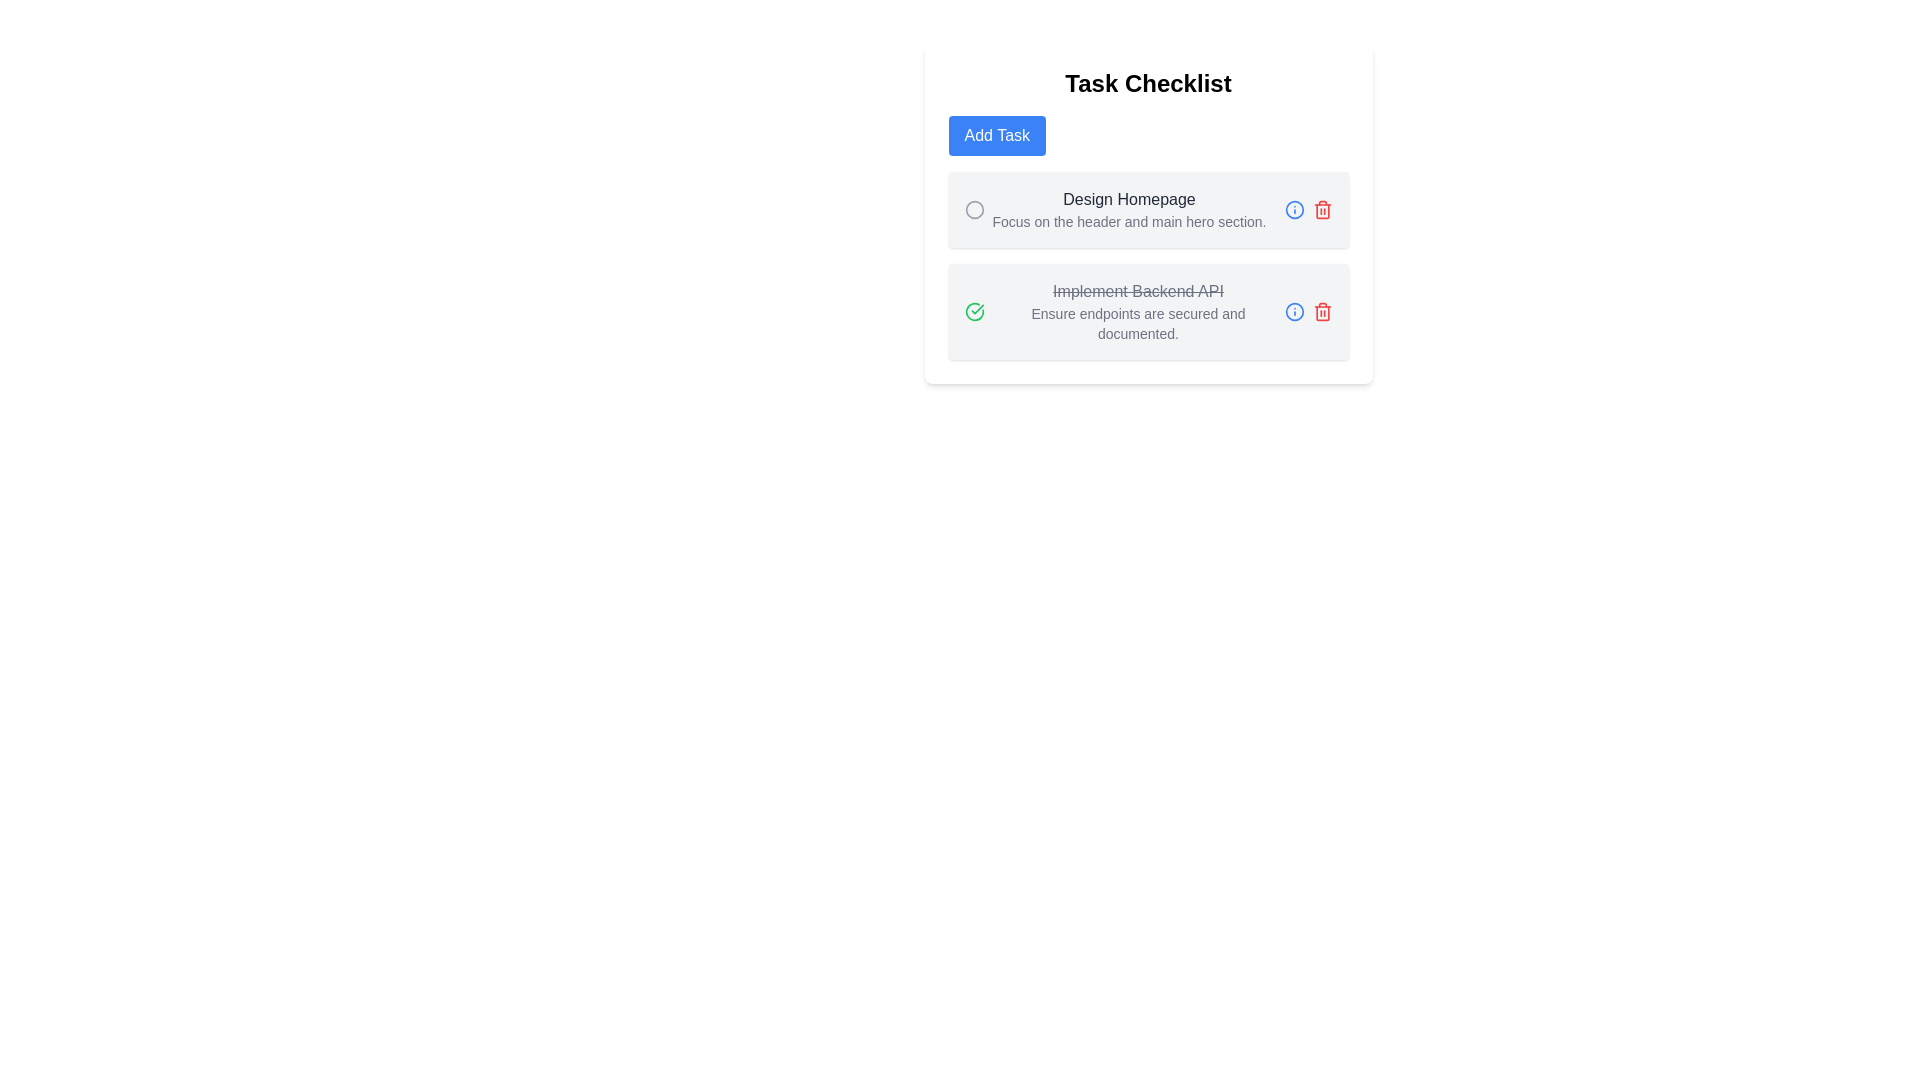  What do you see at coordinates (974, 312) in the screenshot?
I see `the graphical icon or vector shape that serves as a checklist item status indicator, located to the left of the text label in the task item` at bounding box center [974, 312].